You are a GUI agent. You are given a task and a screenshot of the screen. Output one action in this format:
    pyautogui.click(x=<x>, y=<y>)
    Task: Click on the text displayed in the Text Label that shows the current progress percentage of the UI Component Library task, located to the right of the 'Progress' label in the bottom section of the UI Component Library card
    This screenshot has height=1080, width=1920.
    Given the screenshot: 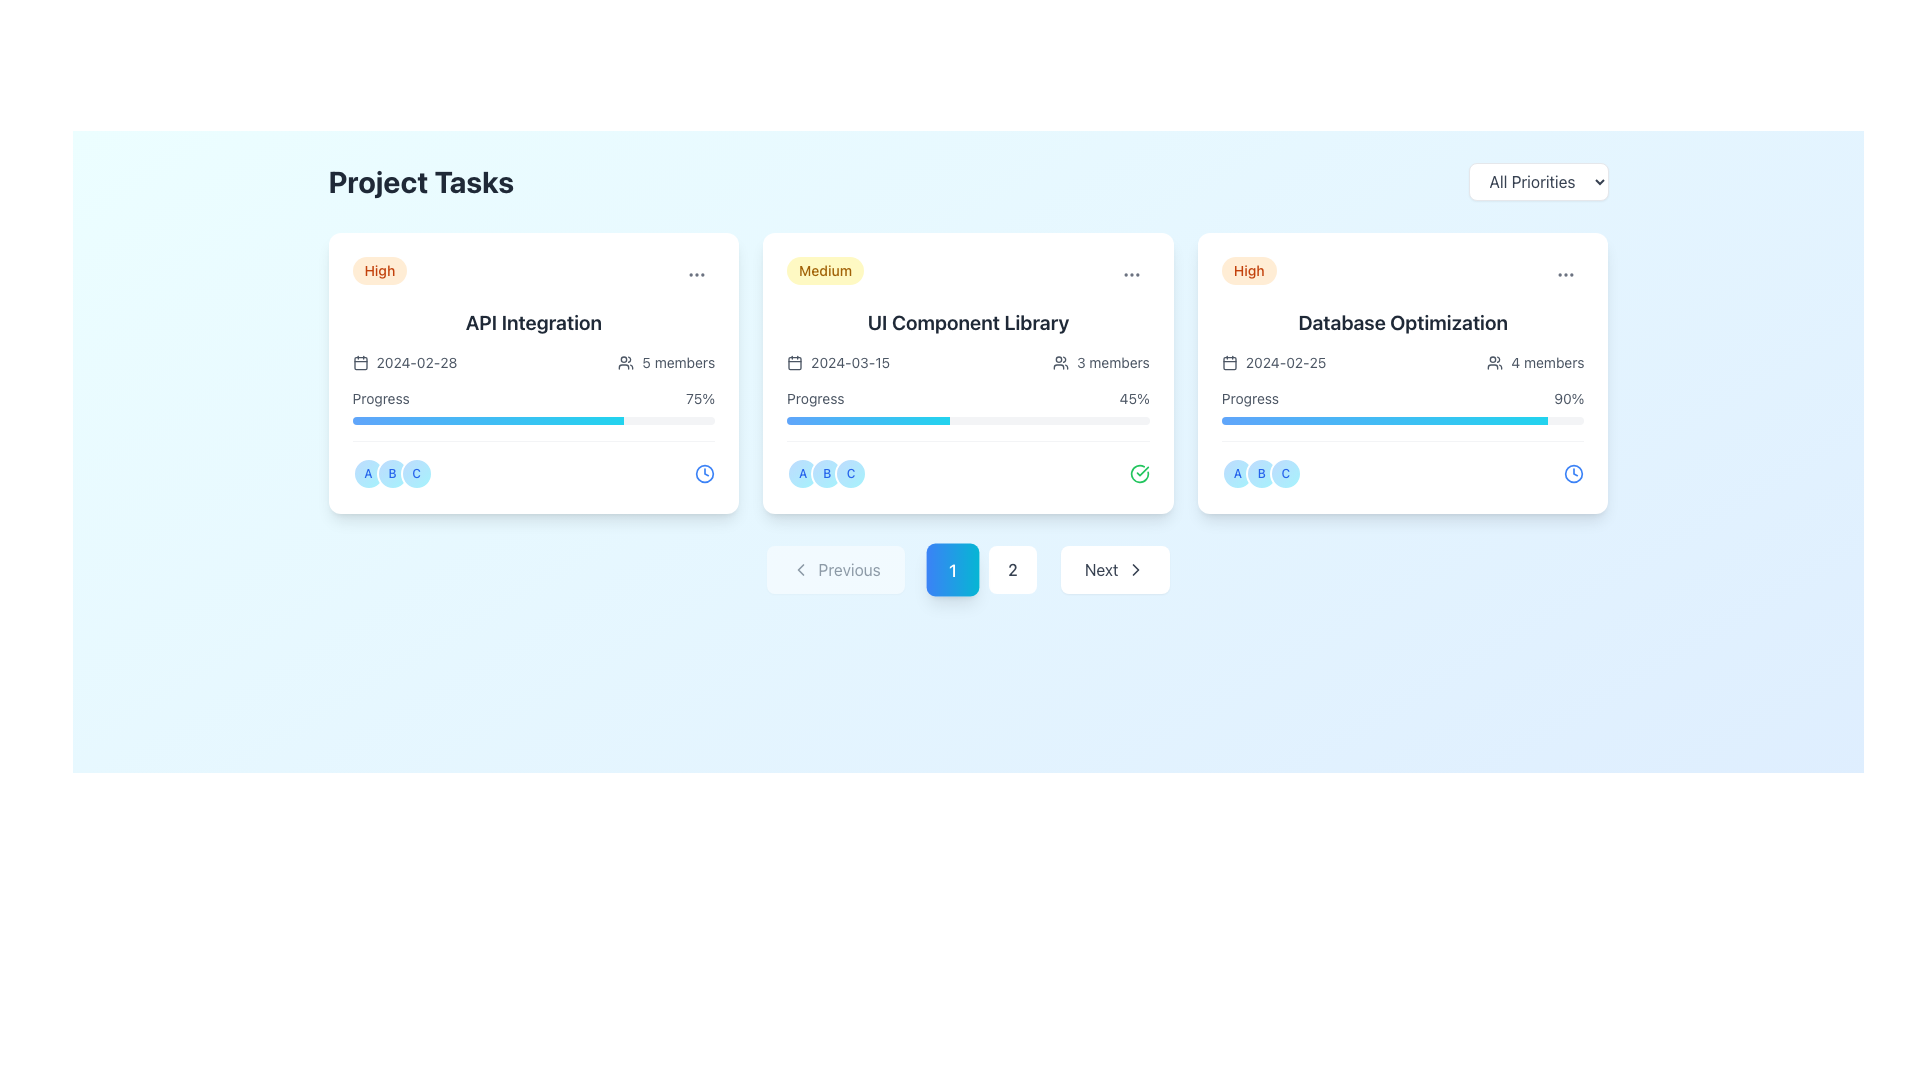 What is the action you would take?
    pyautogui.click(x=1134, y=398)
    